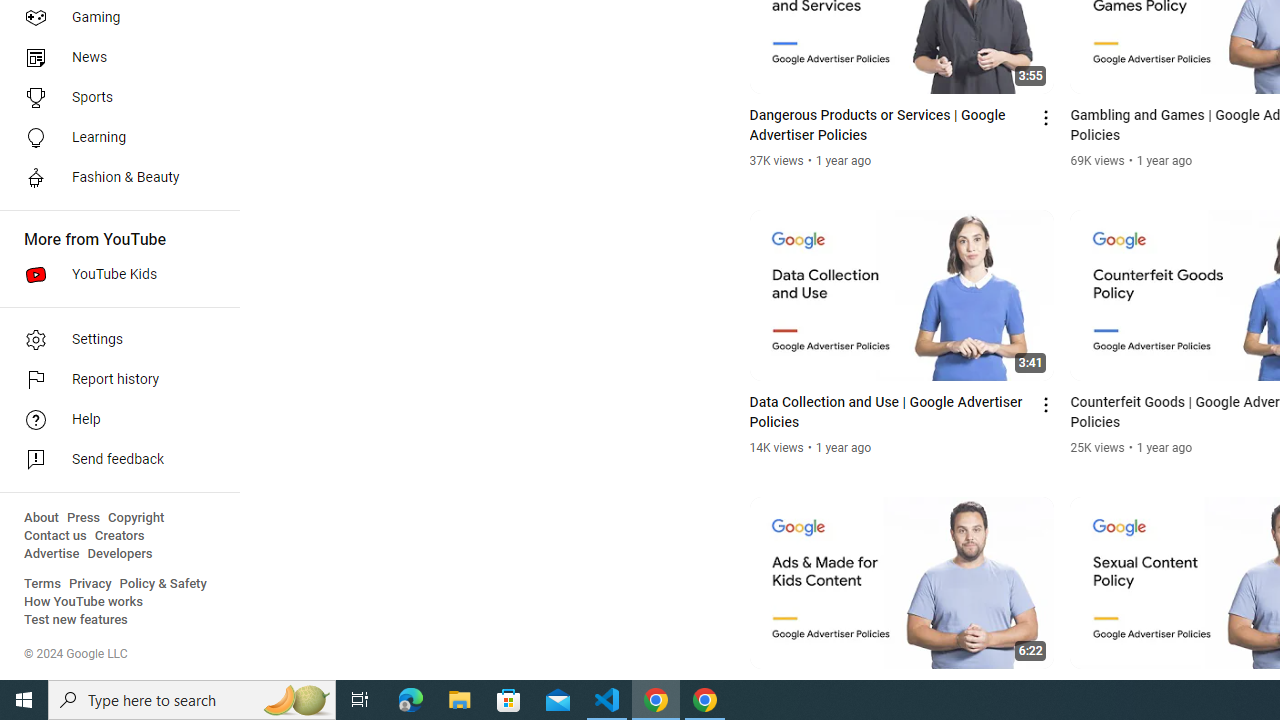 This screenshot has width=1280, height=720. I want to click on 'Learning', so click(112, 136).